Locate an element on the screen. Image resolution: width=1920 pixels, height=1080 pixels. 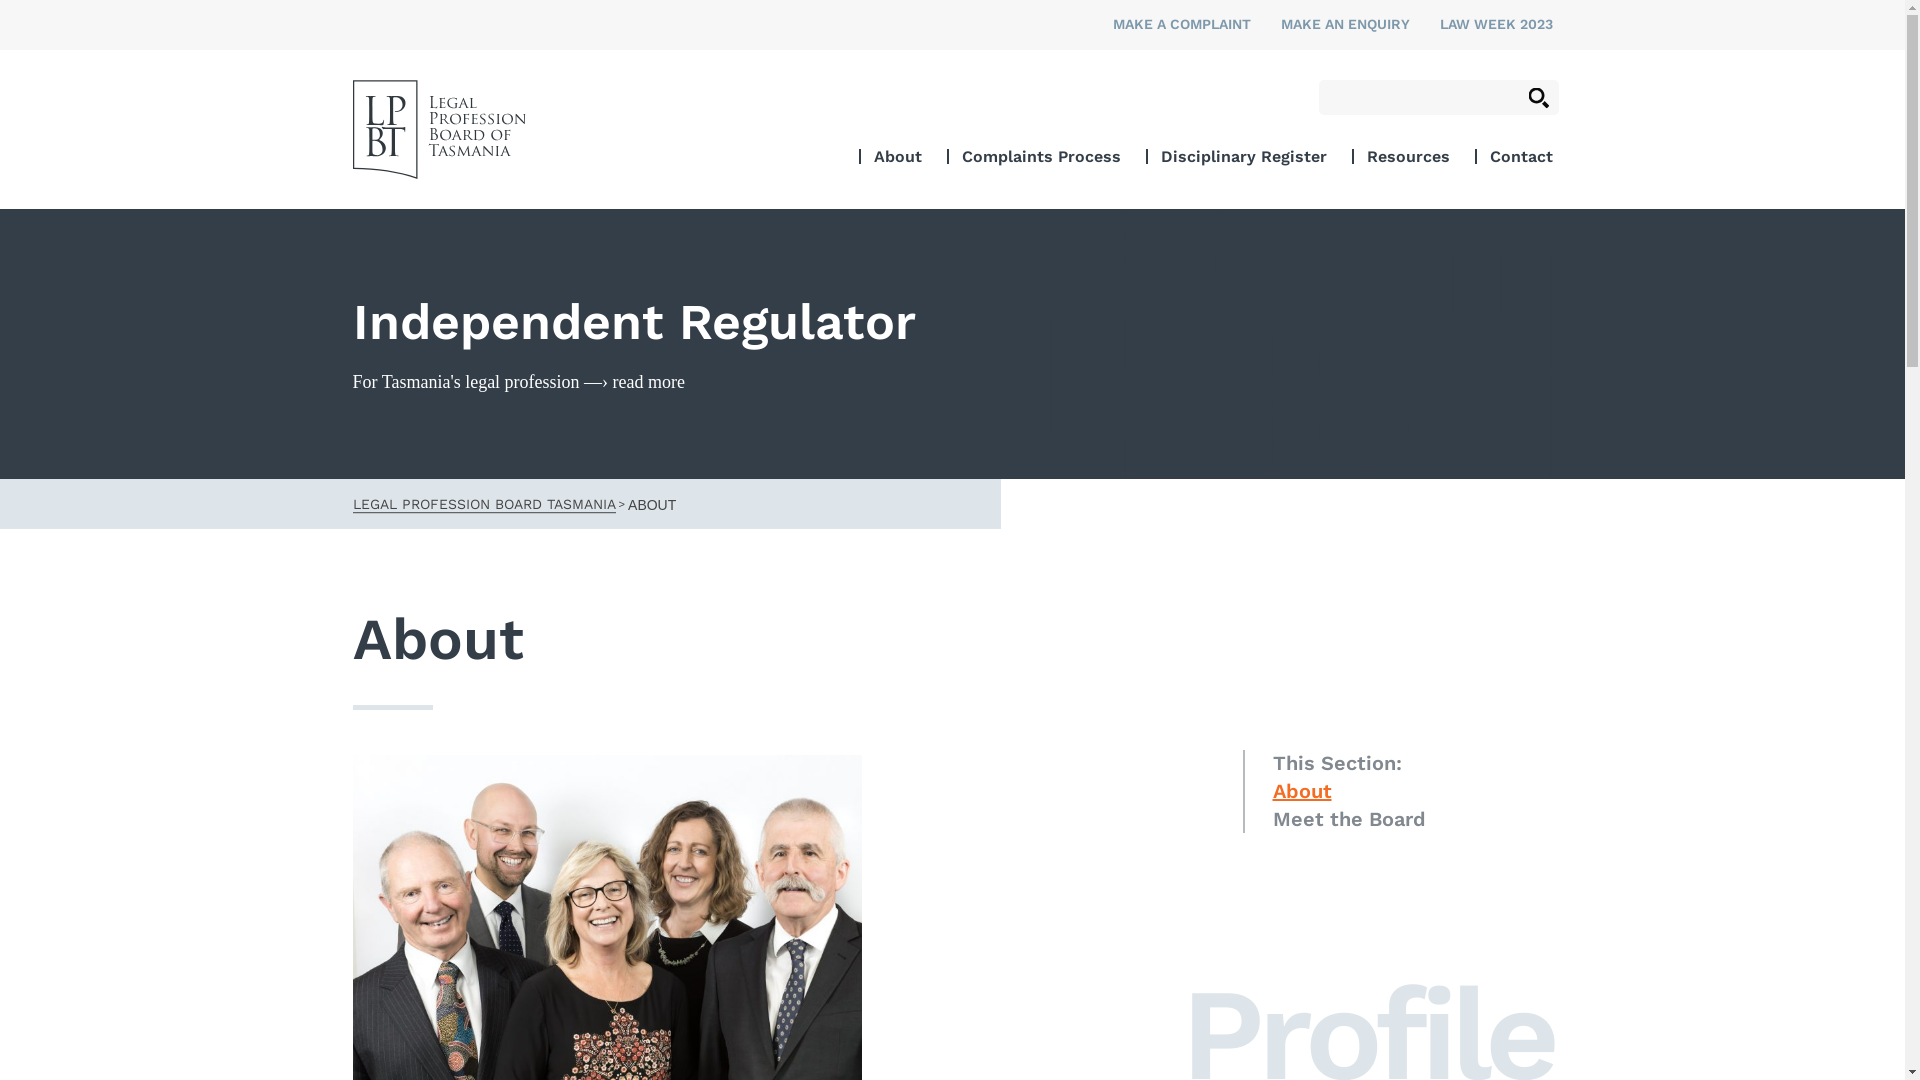
'Home' is located at coordinates (437, 129).